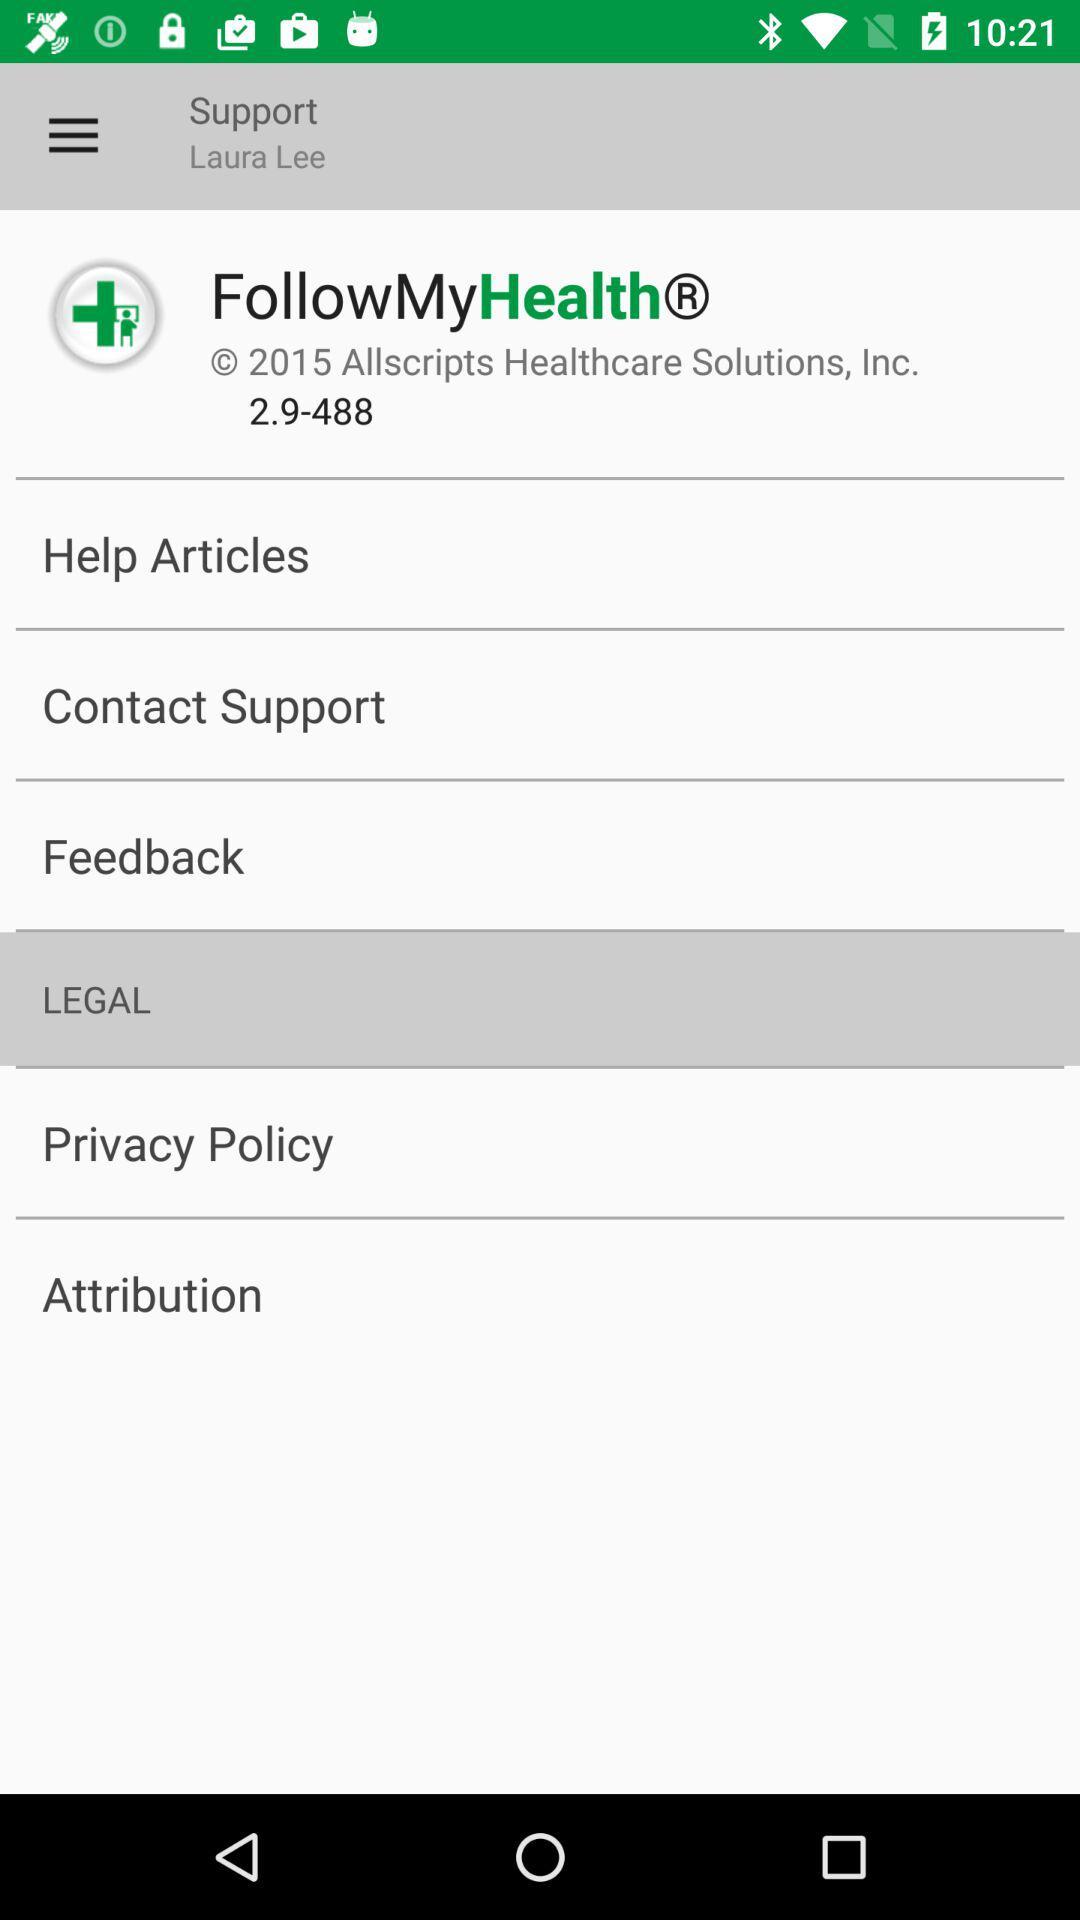 Image resolution: width=1080 pixels, height=1920 pixels. What do you see at coordinates (540, 1293) in the screenshot?
I see `item below privacy policy` at bounding box center [540, 1293].